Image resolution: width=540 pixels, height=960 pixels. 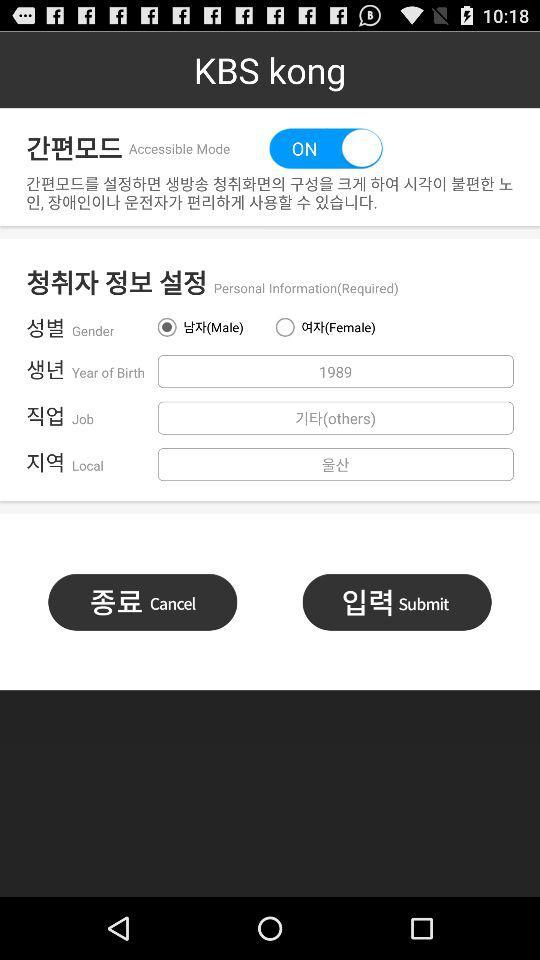 I want to click on the icon below personal information(required), so click(x=328, y=327).